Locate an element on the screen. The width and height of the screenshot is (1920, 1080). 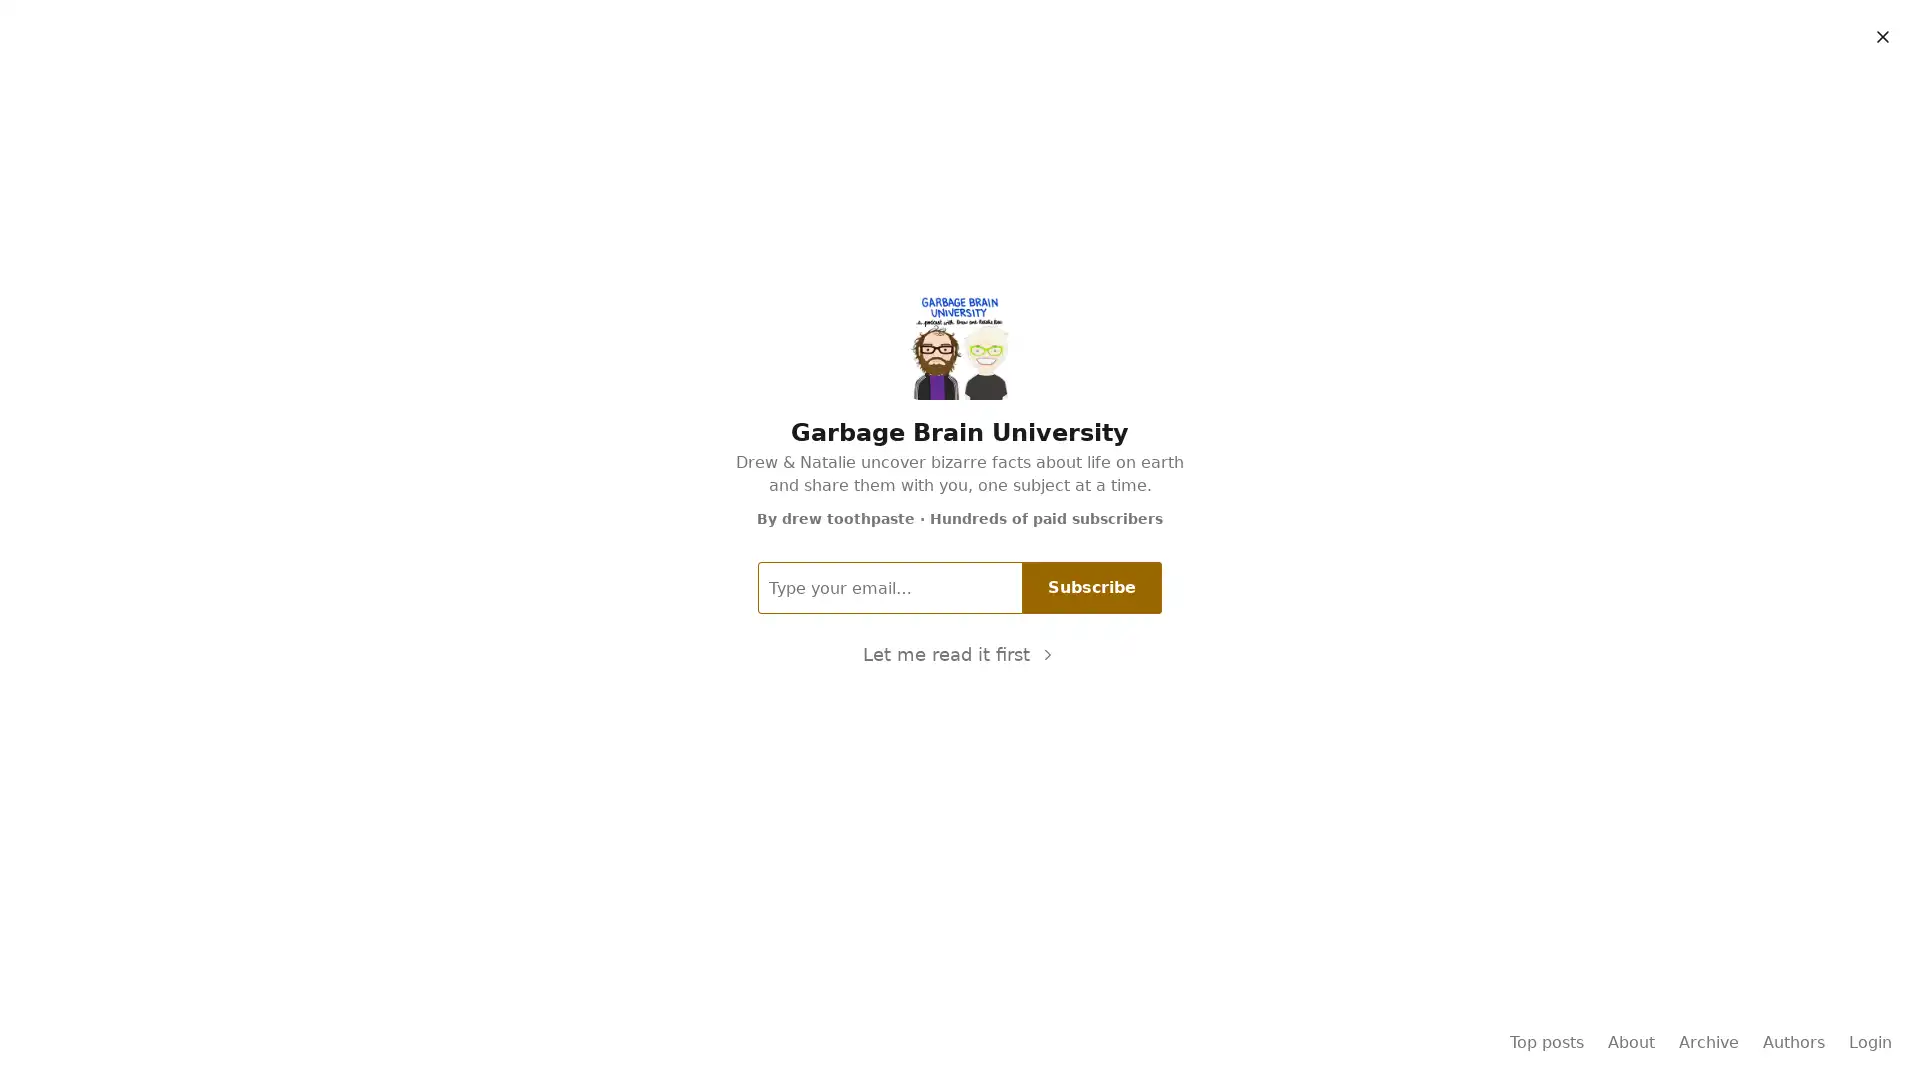
Home is located at coordinates (887, 87).